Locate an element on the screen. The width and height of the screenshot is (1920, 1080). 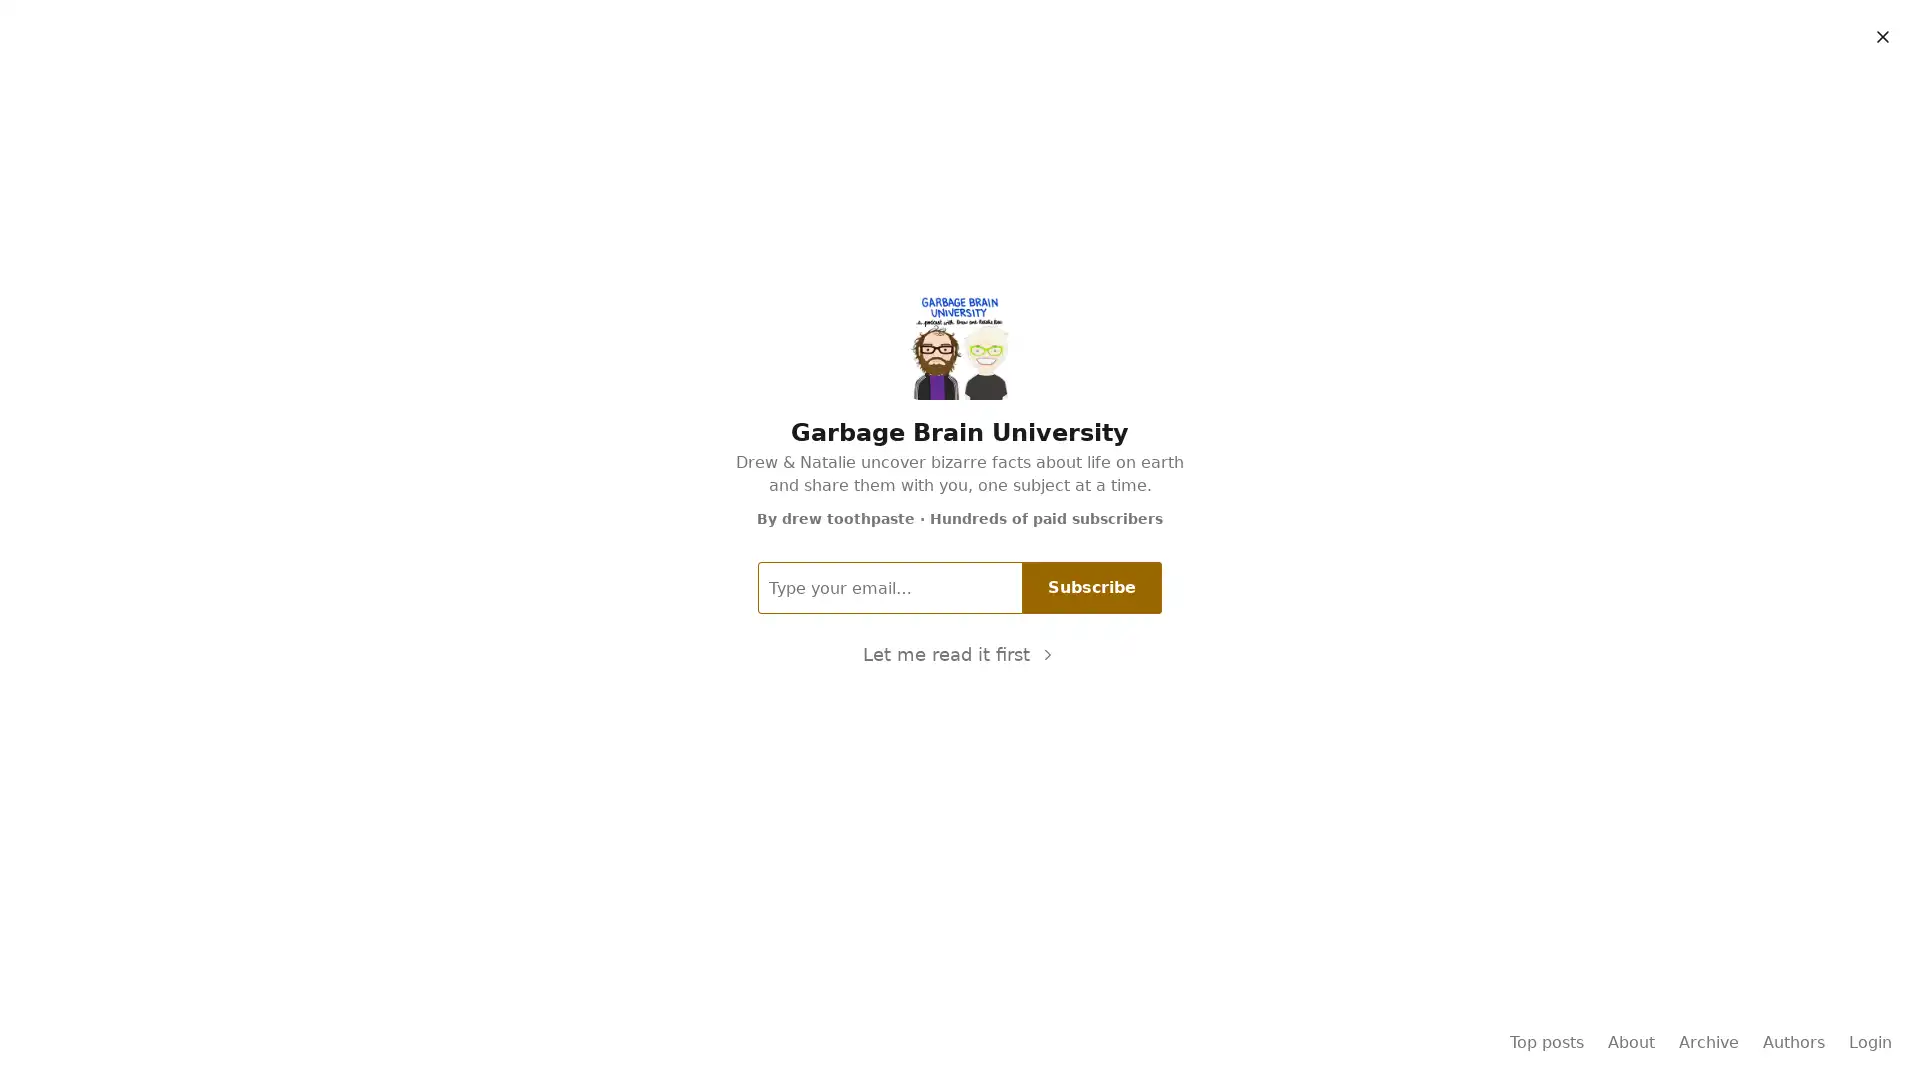
Home is located at coordinates (887, 87).